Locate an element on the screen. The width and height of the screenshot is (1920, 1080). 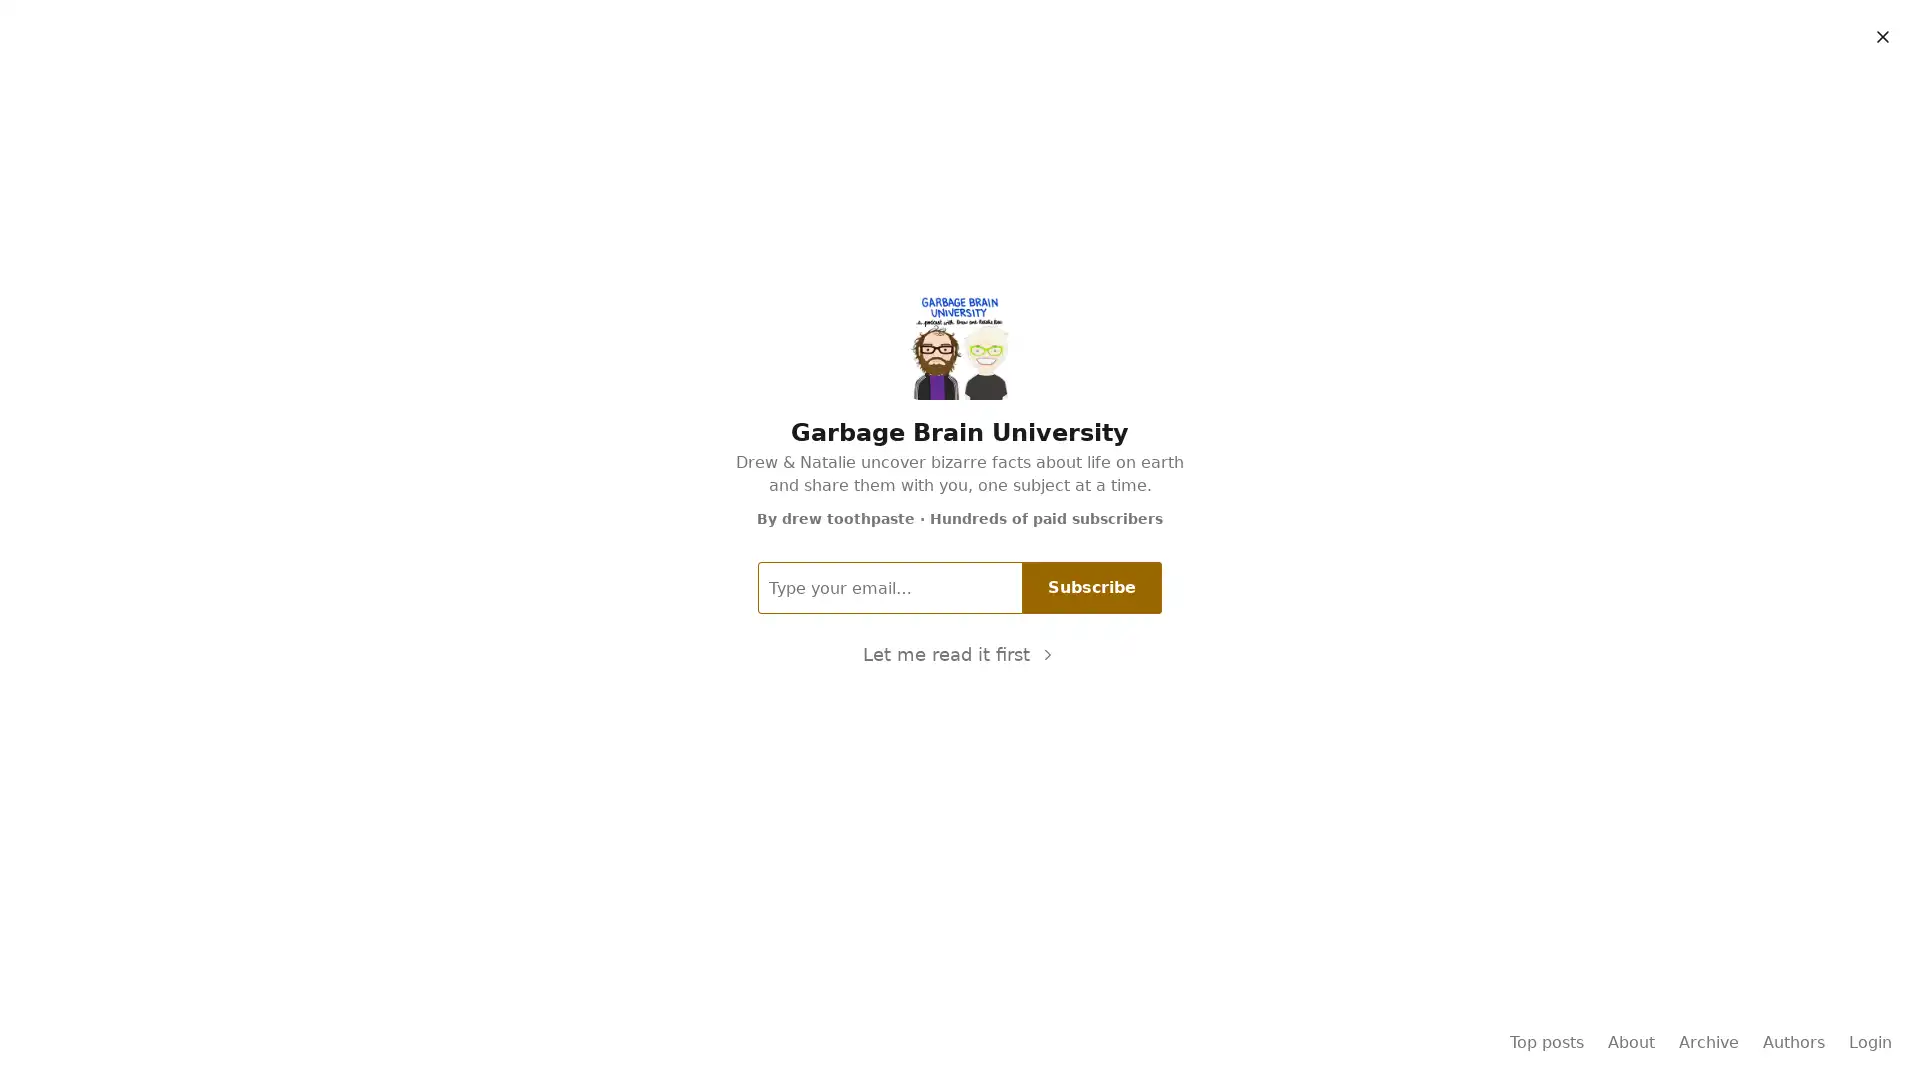
Home is located at coordinates (887, 87).